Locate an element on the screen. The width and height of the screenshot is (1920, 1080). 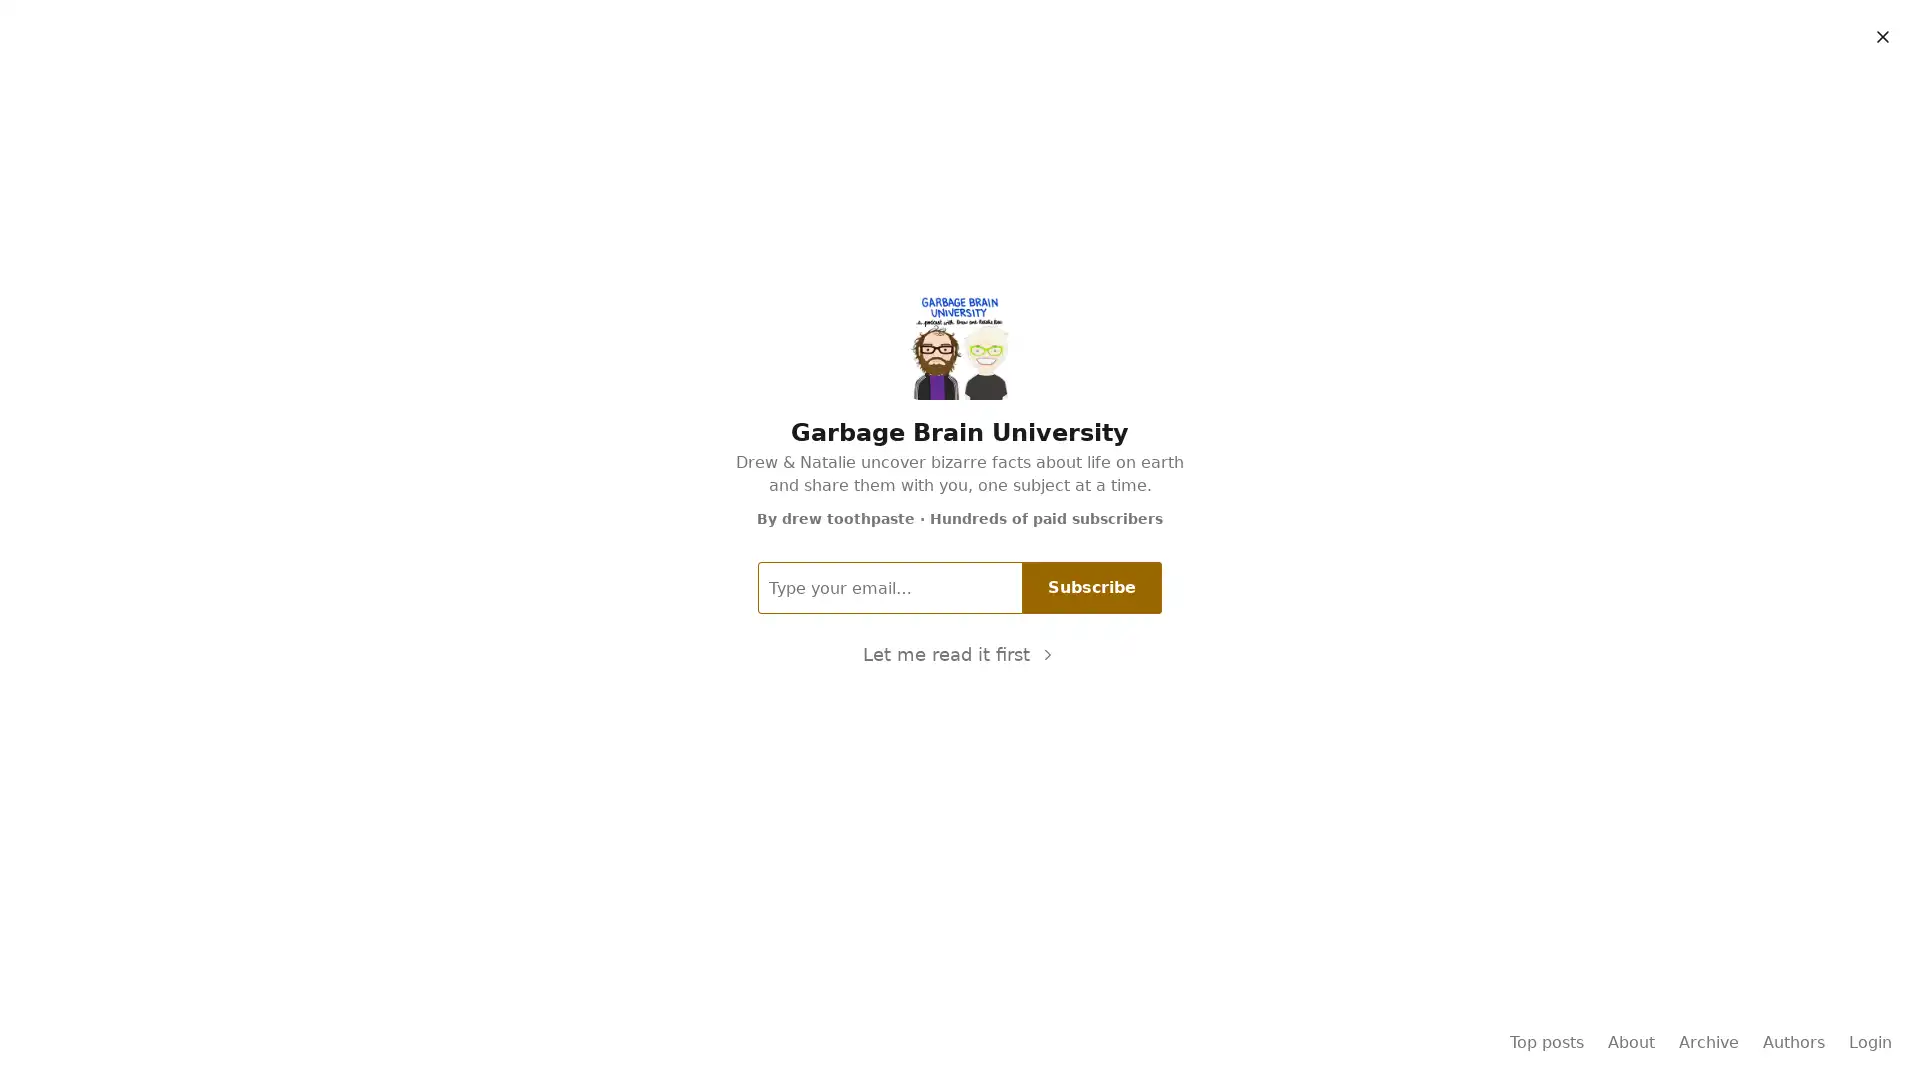
Home is located at coordinates (887, 87).